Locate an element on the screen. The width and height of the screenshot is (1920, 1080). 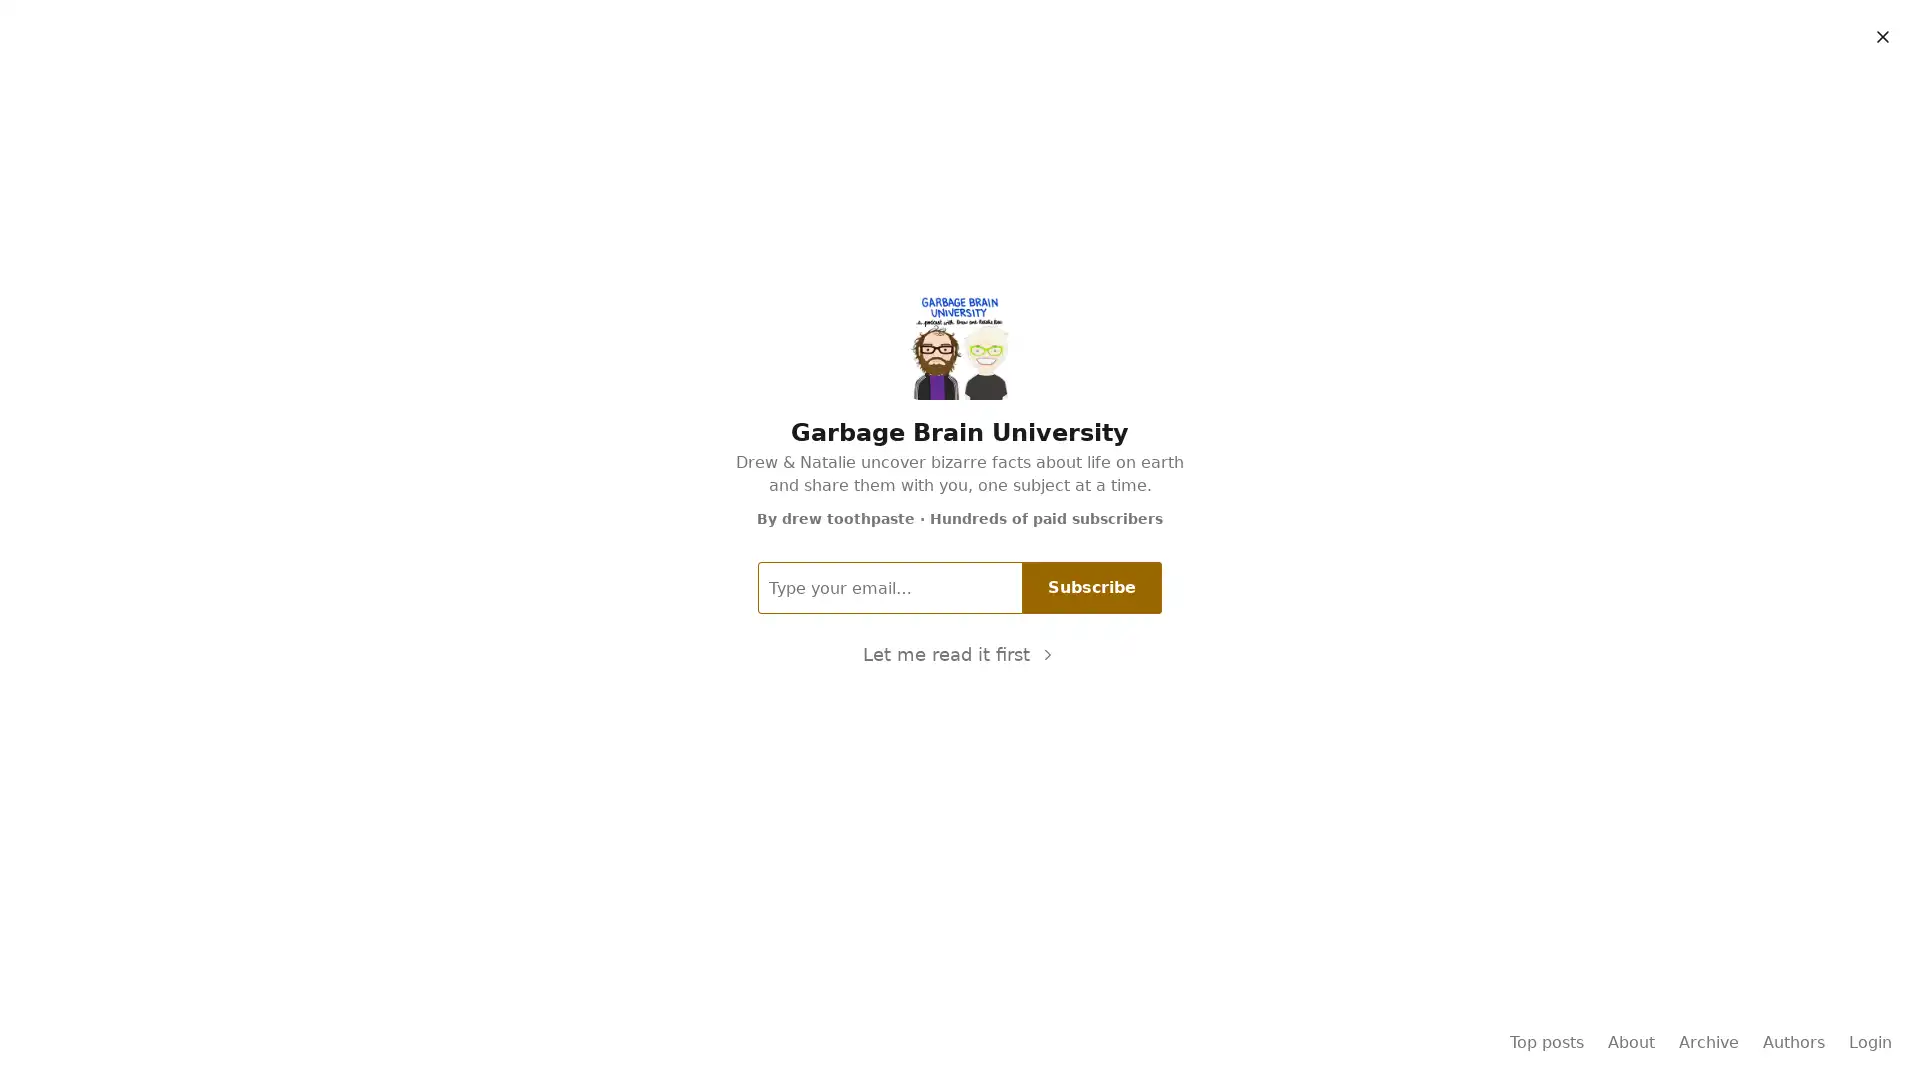
Home is located at coordinates (887, 87).